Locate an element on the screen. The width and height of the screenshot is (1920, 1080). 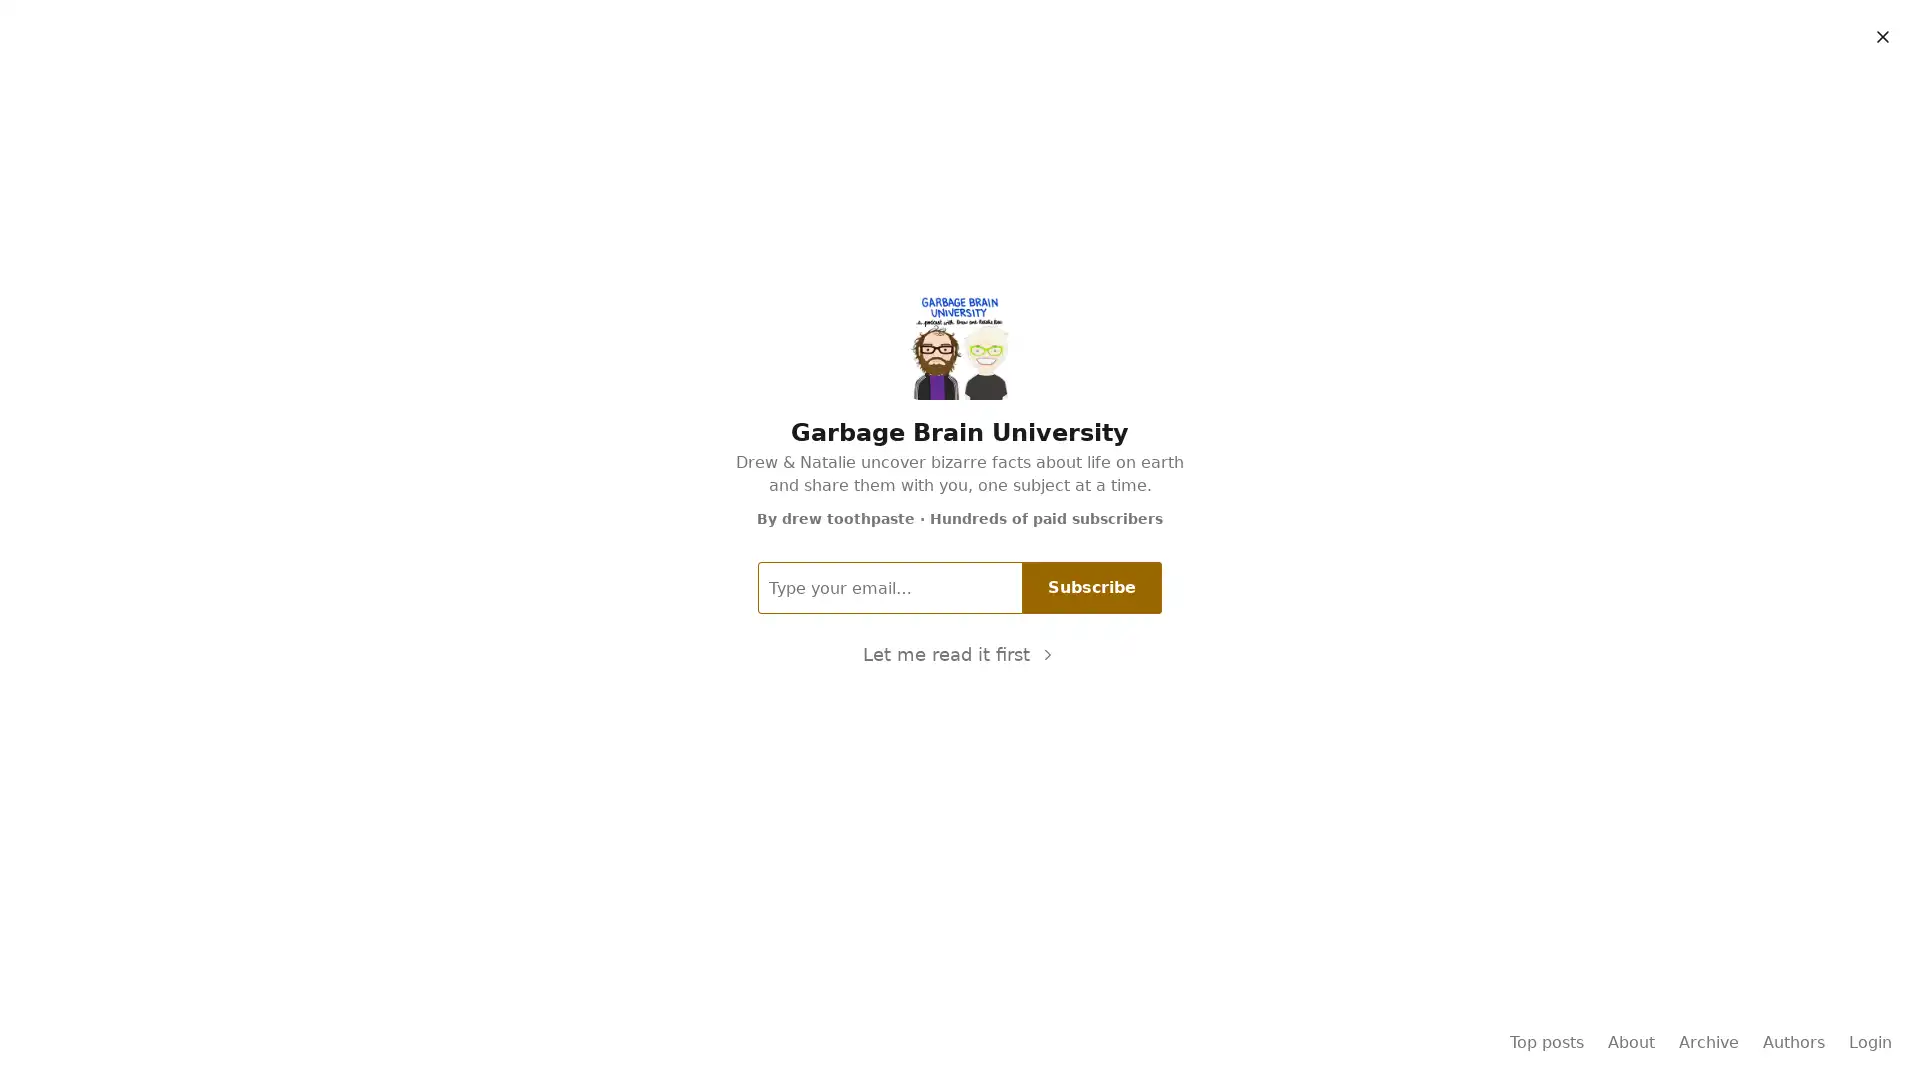
Home is located at coordinates (887, 87).